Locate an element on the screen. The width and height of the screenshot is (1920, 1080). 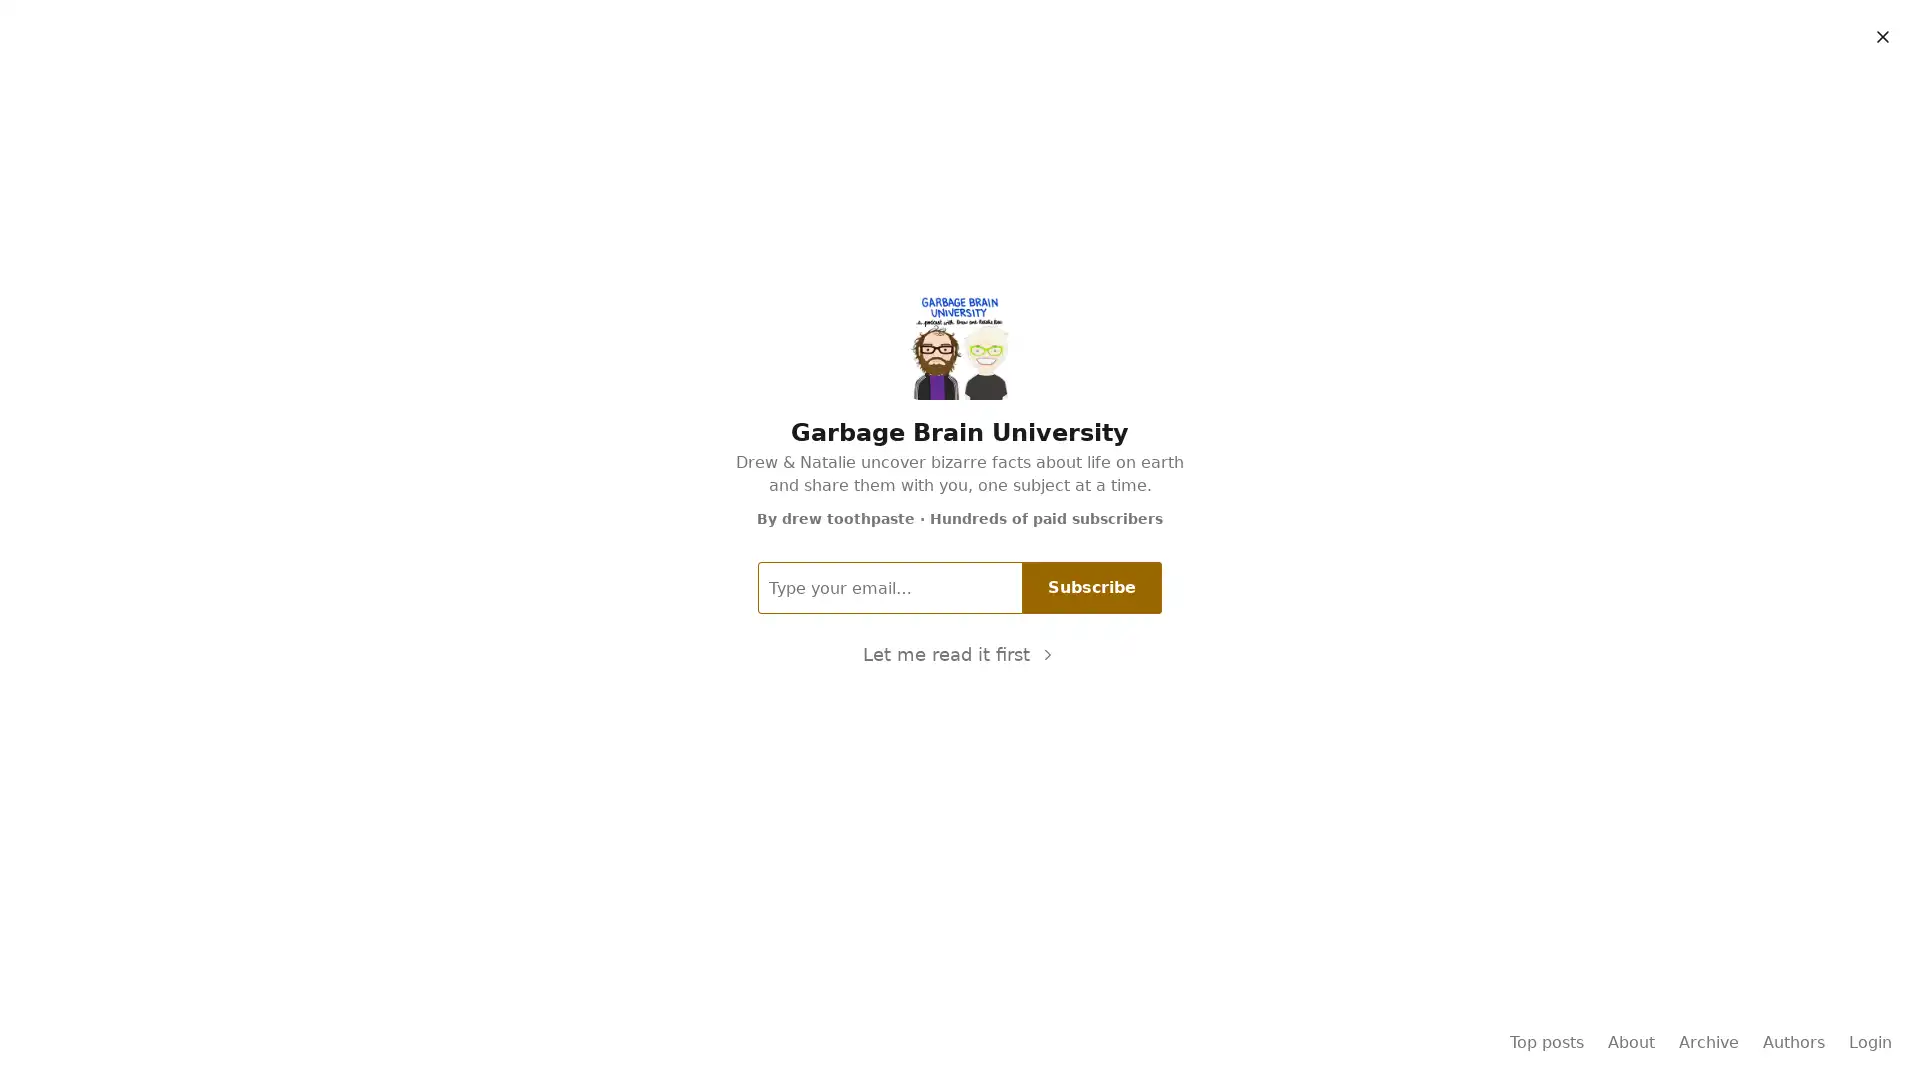
Home is located at coordinates (887, 87).